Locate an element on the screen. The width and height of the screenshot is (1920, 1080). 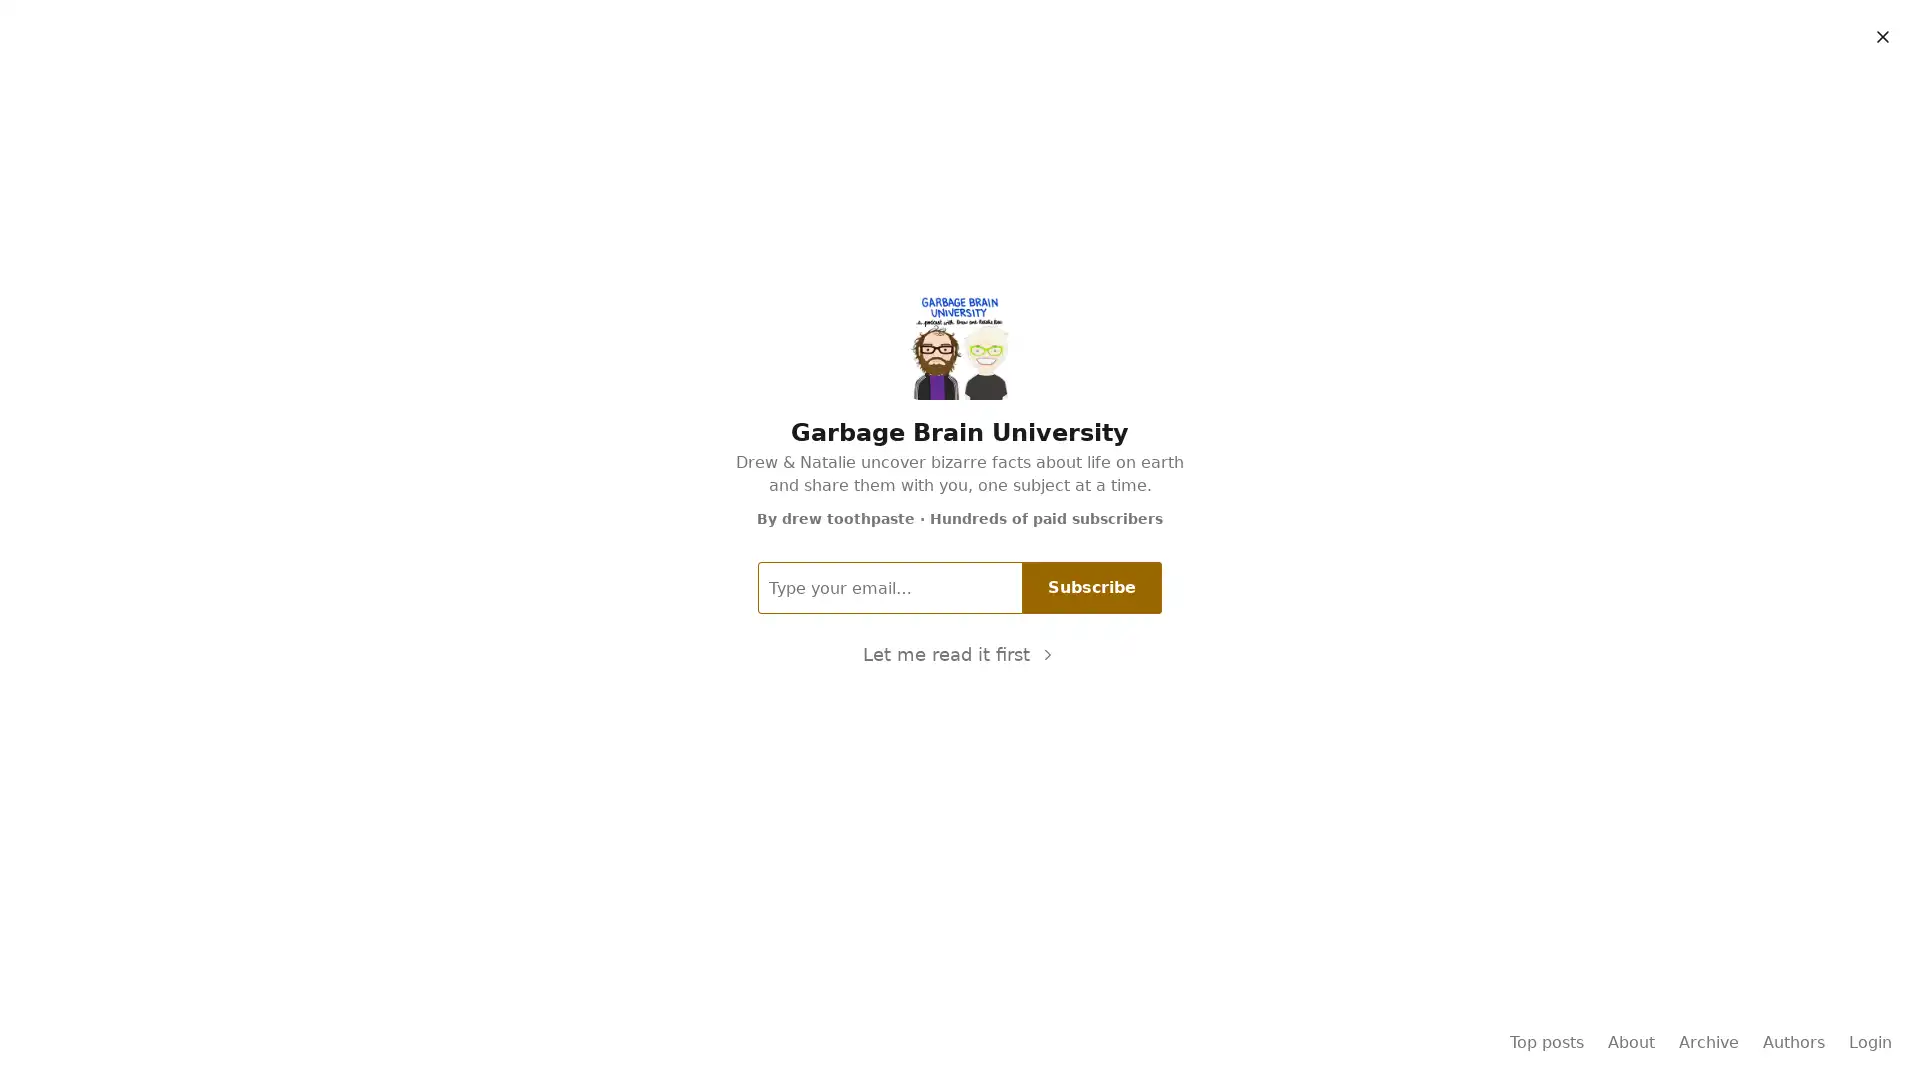
Home is located at coordinates (887, 87).